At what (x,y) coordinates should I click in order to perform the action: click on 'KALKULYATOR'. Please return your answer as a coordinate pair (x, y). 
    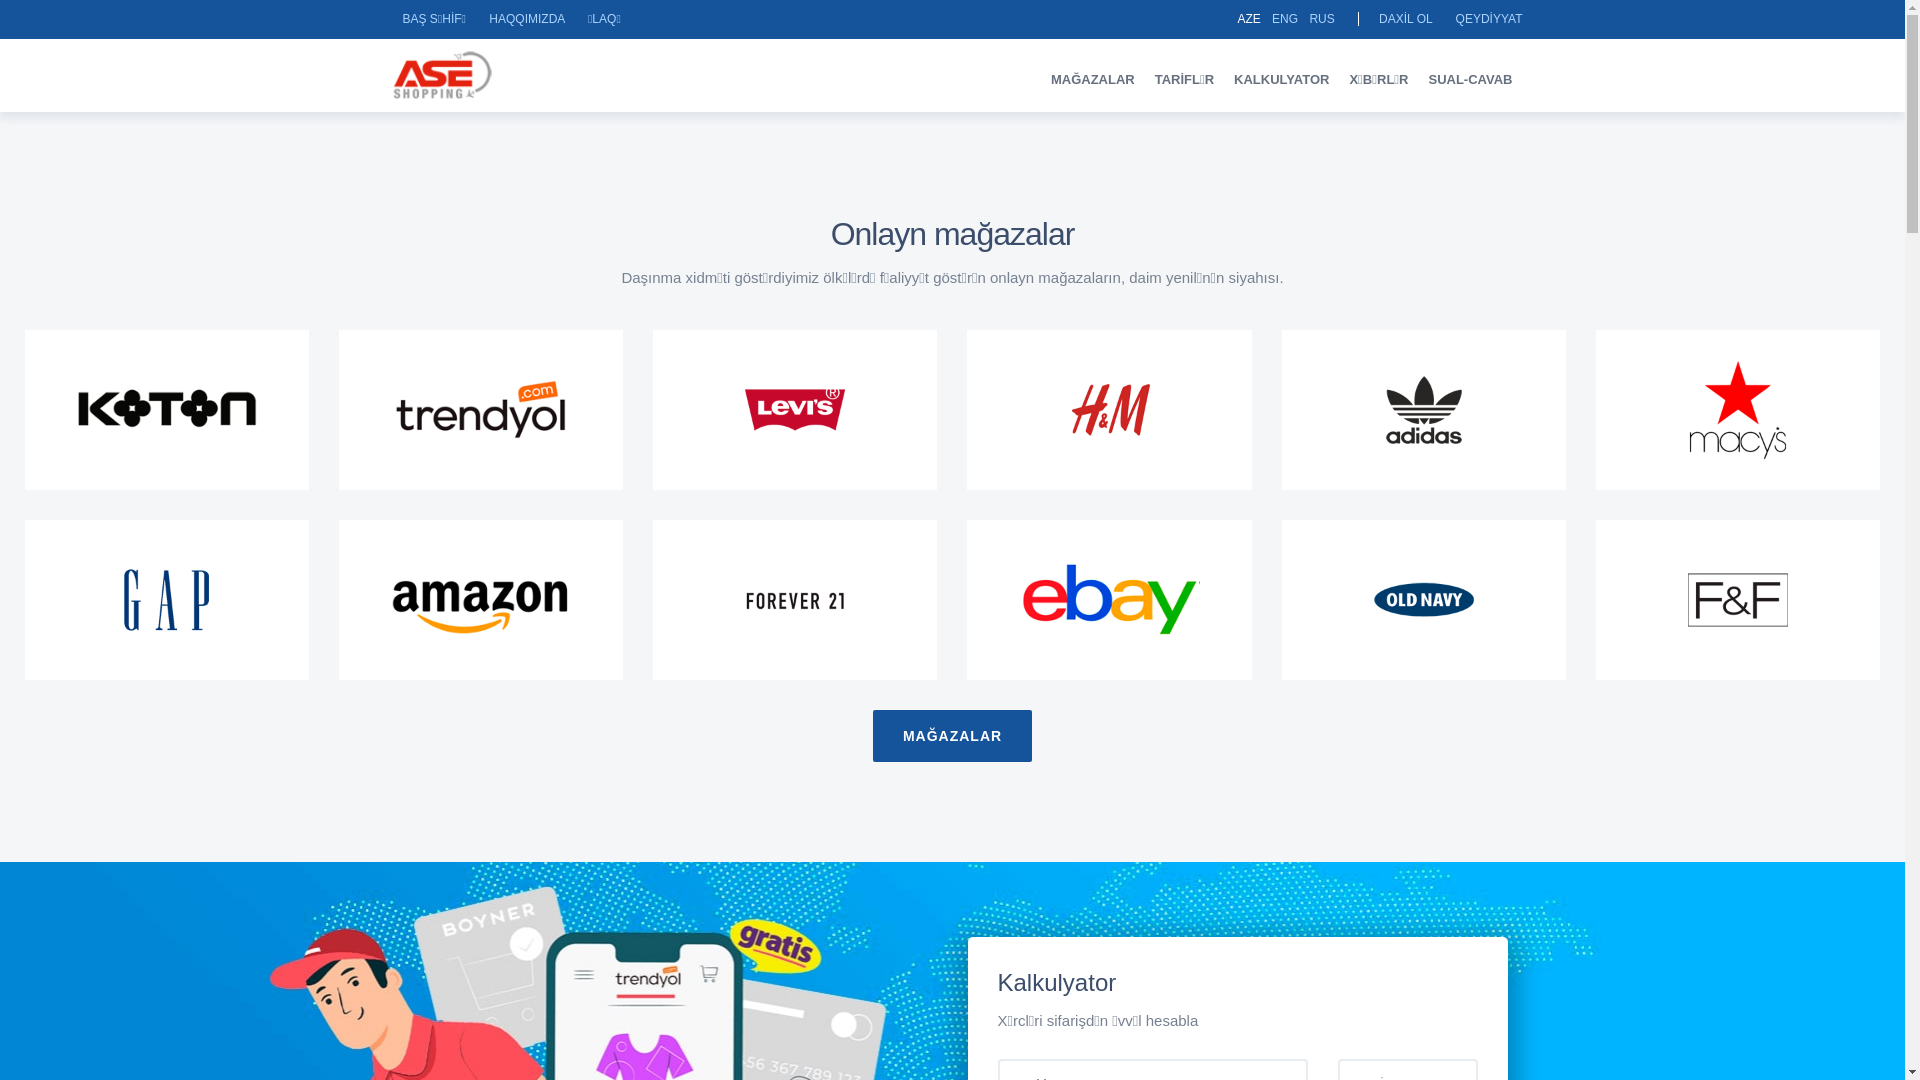
    Looking at the image, I should click on (1223, 78).